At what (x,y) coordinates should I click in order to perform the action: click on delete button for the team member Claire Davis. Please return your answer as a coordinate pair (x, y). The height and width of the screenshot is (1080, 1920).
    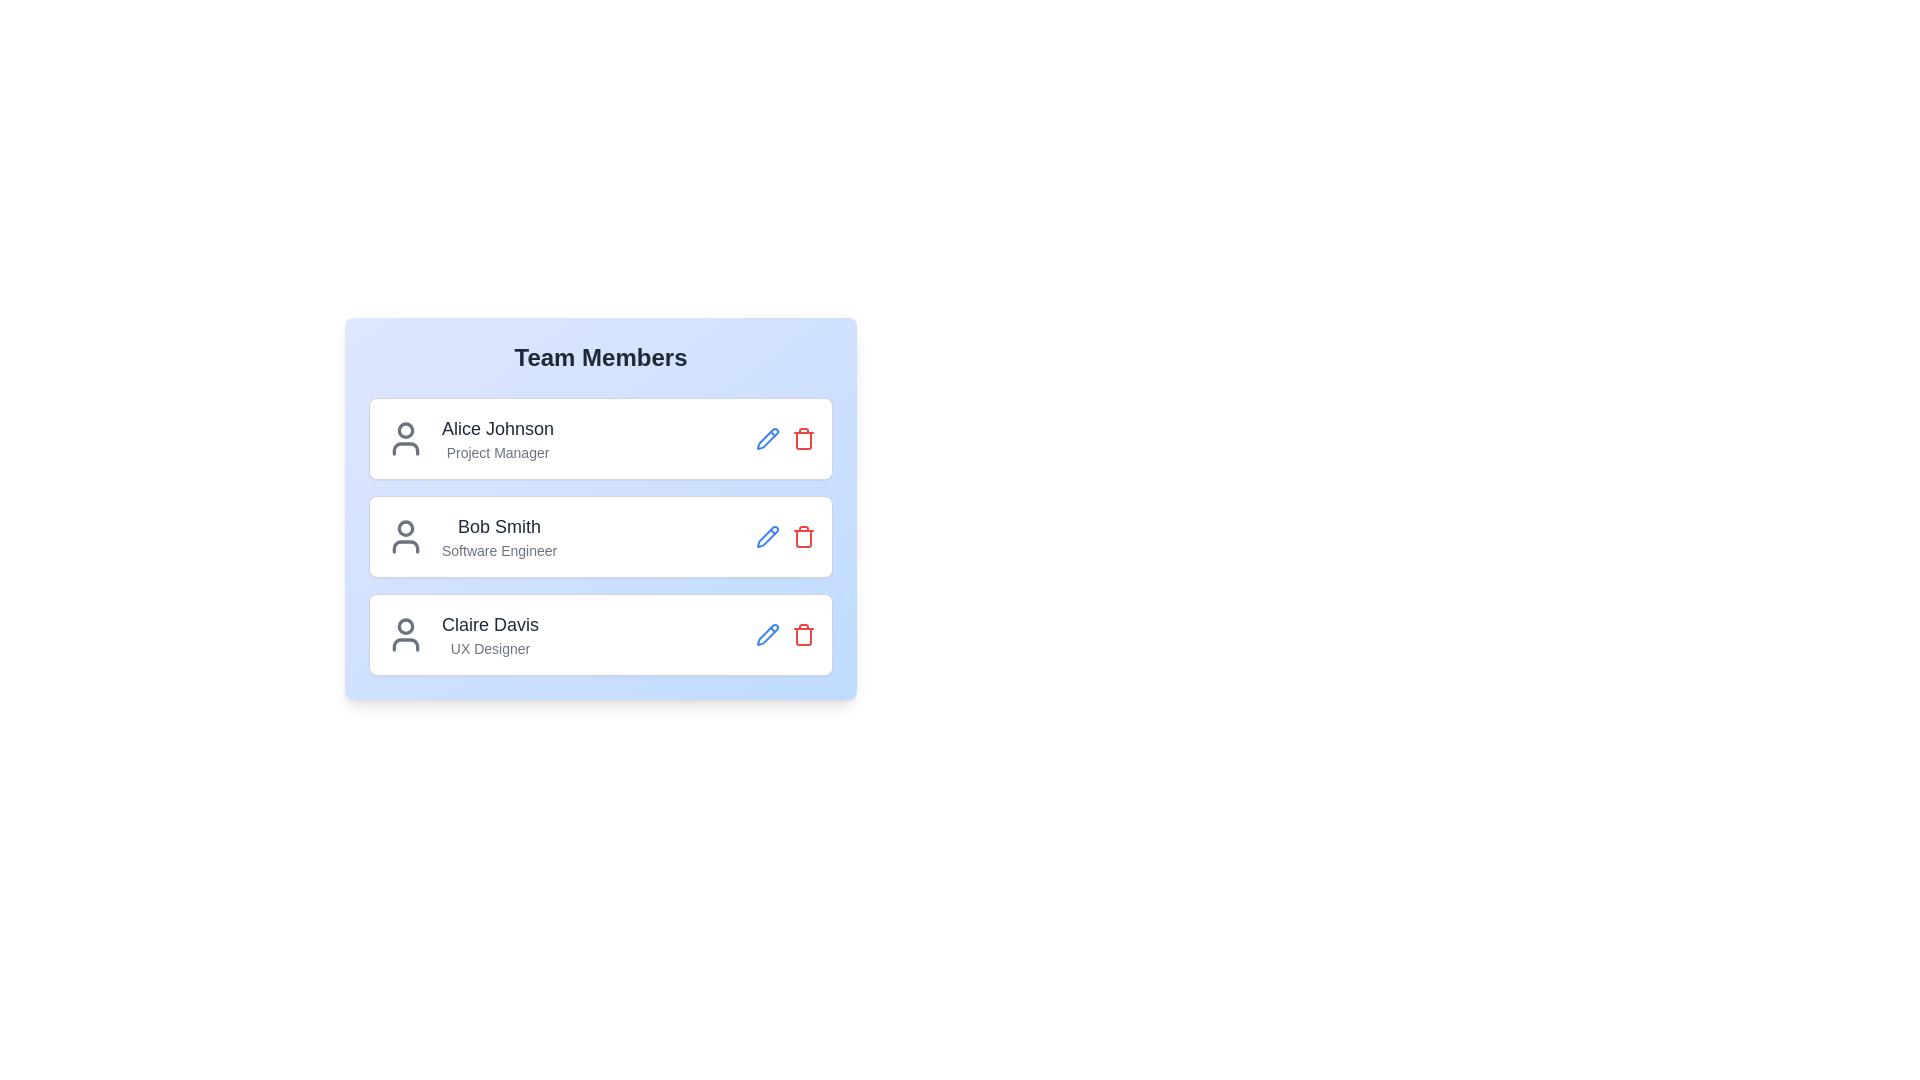
    Looking at the image, I should click on (804, 635).